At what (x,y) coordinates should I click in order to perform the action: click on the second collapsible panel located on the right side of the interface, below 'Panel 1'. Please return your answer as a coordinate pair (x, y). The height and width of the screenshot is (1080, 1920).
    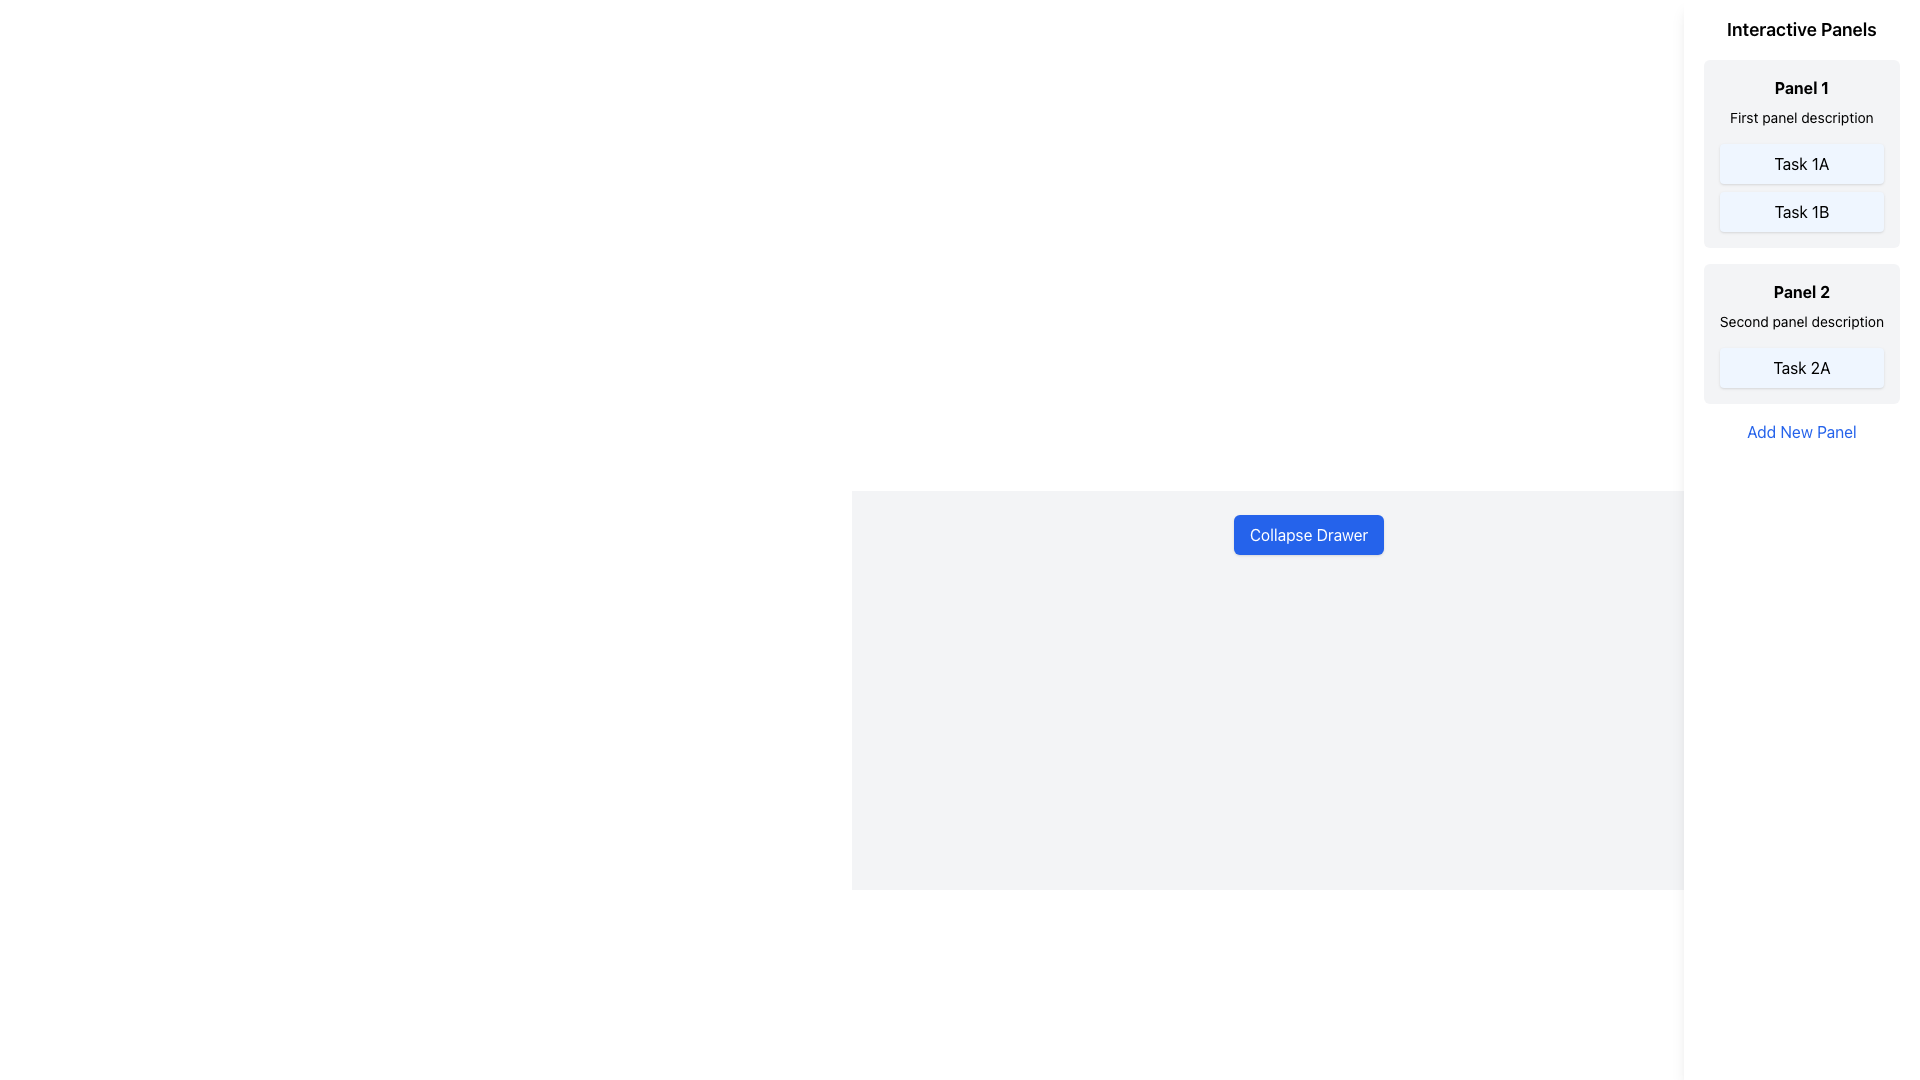
    Looking at the image, I should click on (1801, 333).